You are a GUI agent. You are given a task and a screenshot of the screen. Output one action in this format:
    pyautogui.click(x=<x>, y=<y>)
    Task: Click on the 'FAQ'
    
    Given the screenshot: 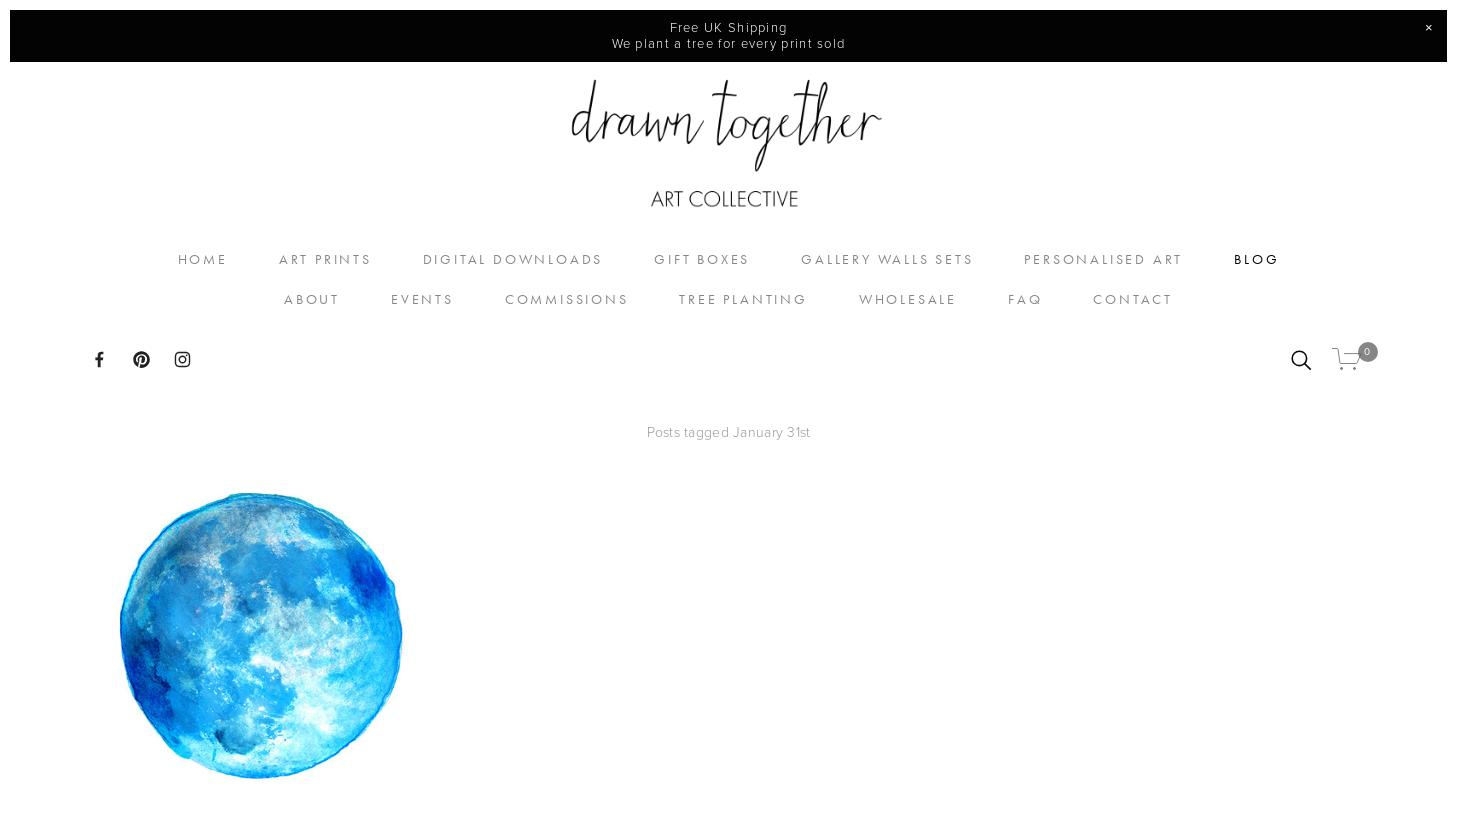 What is the action you would take?
    pyautogui.click(x=1024, y=299)
    